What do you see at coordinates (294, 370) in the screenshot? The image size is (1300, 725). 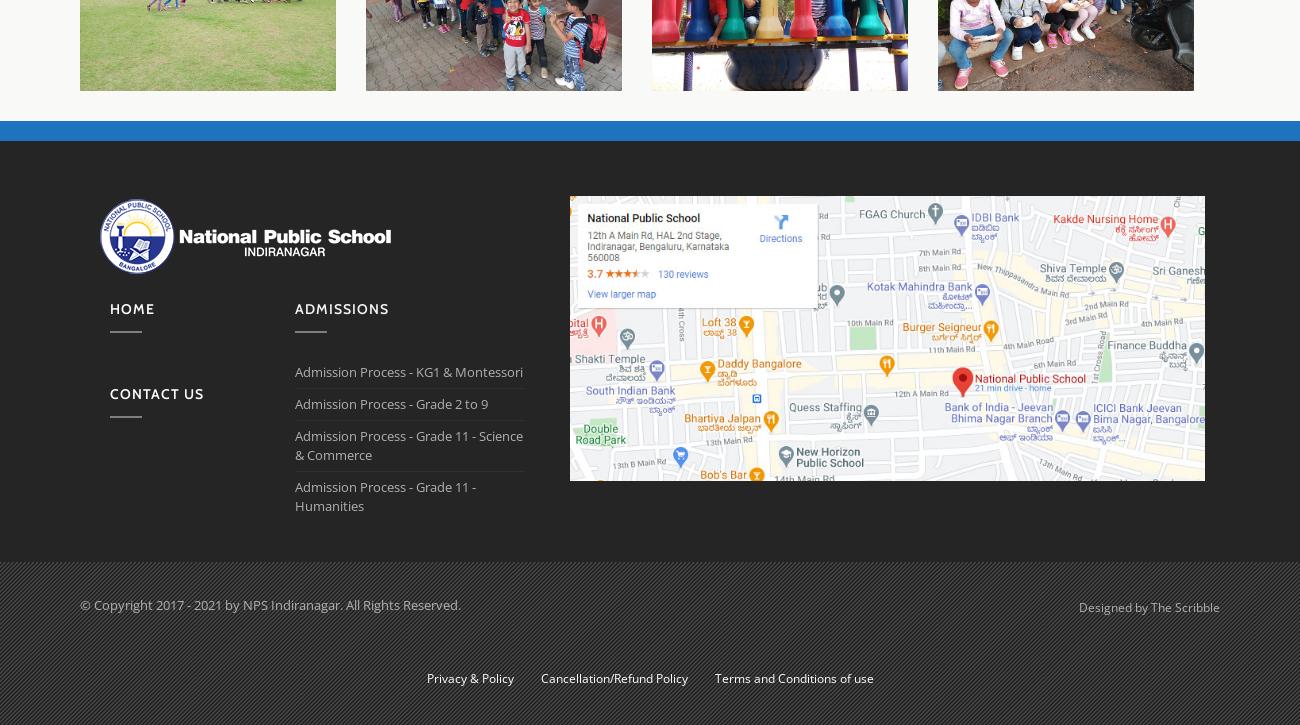 I see `'Admission Process - KG1 & Montessori'` at bounding box center [294, 370].